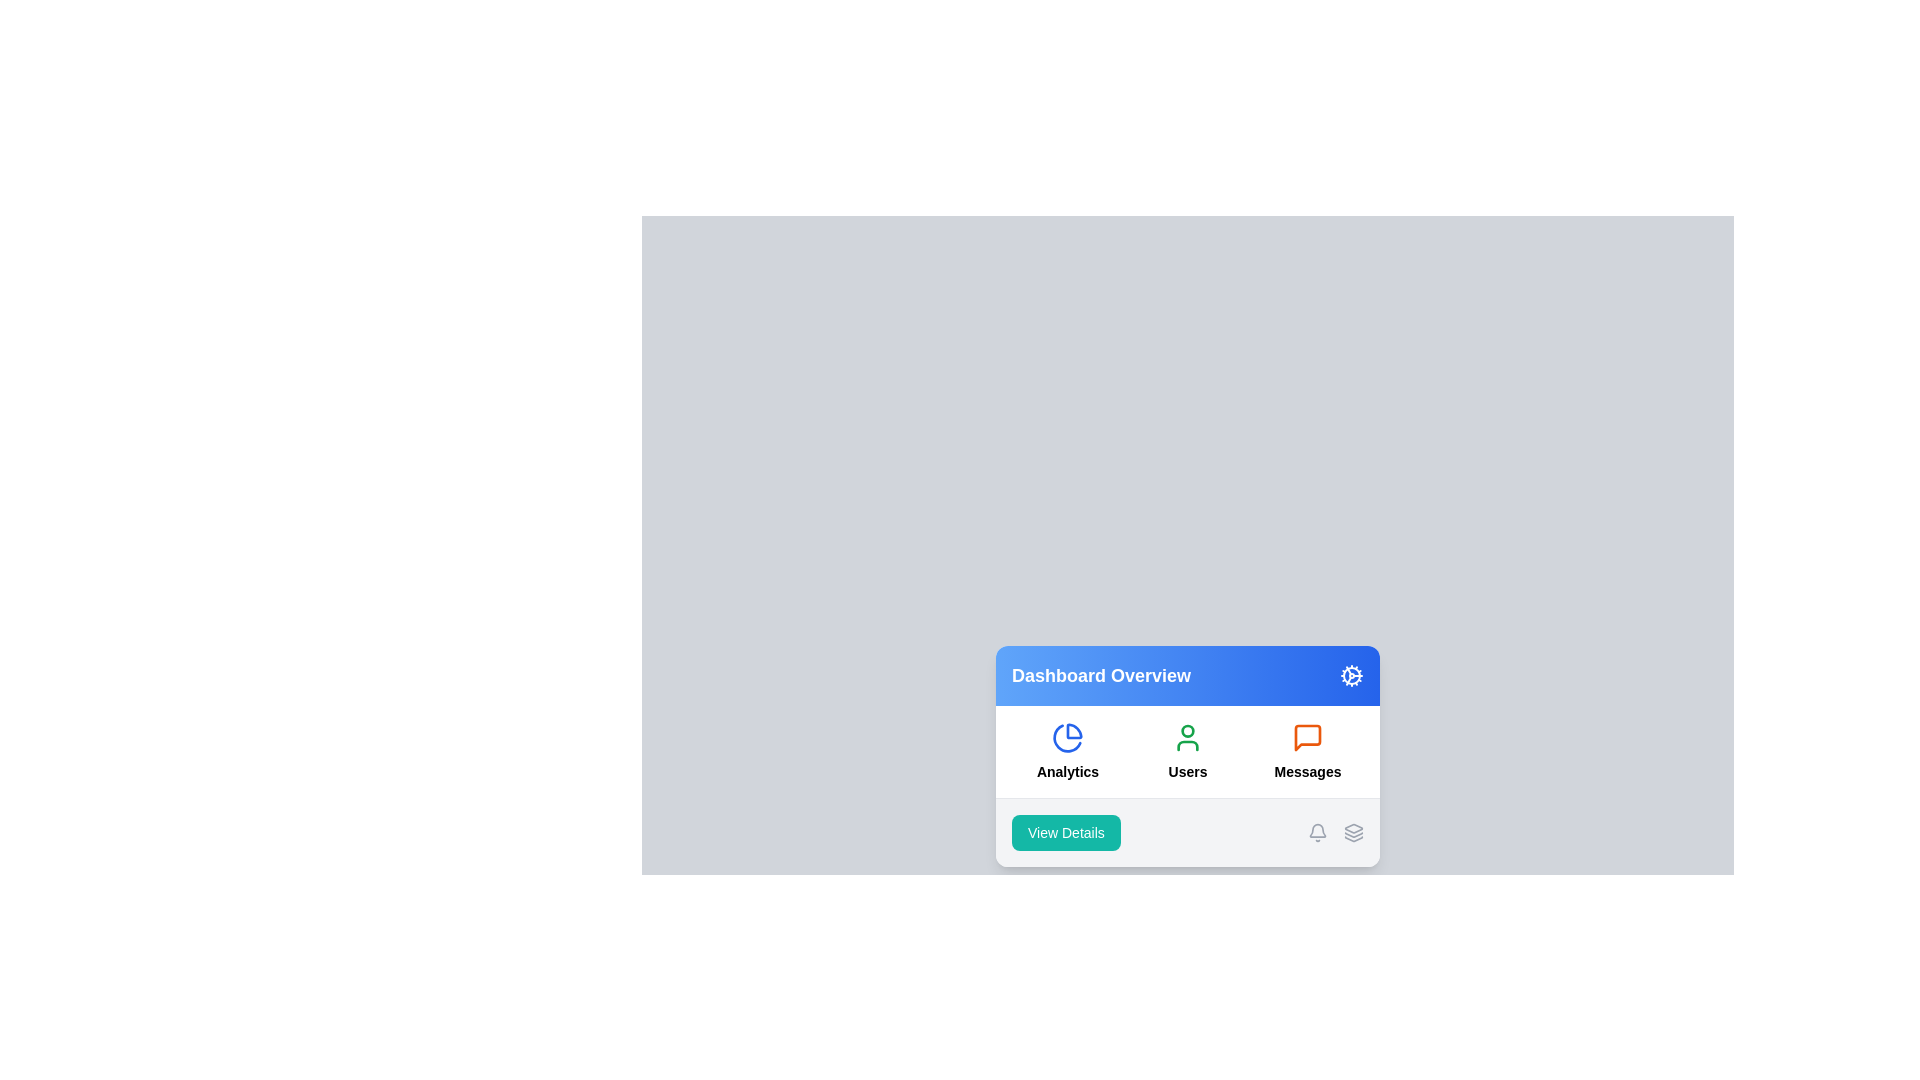 This screenshot has height=1080, width=1920. What do you see at coordinates (1065, 832) in the screenshot?
I see `the button located at the lower-left corner of the 'Dashboard Overview' card` at bounding box center [1065, 832].